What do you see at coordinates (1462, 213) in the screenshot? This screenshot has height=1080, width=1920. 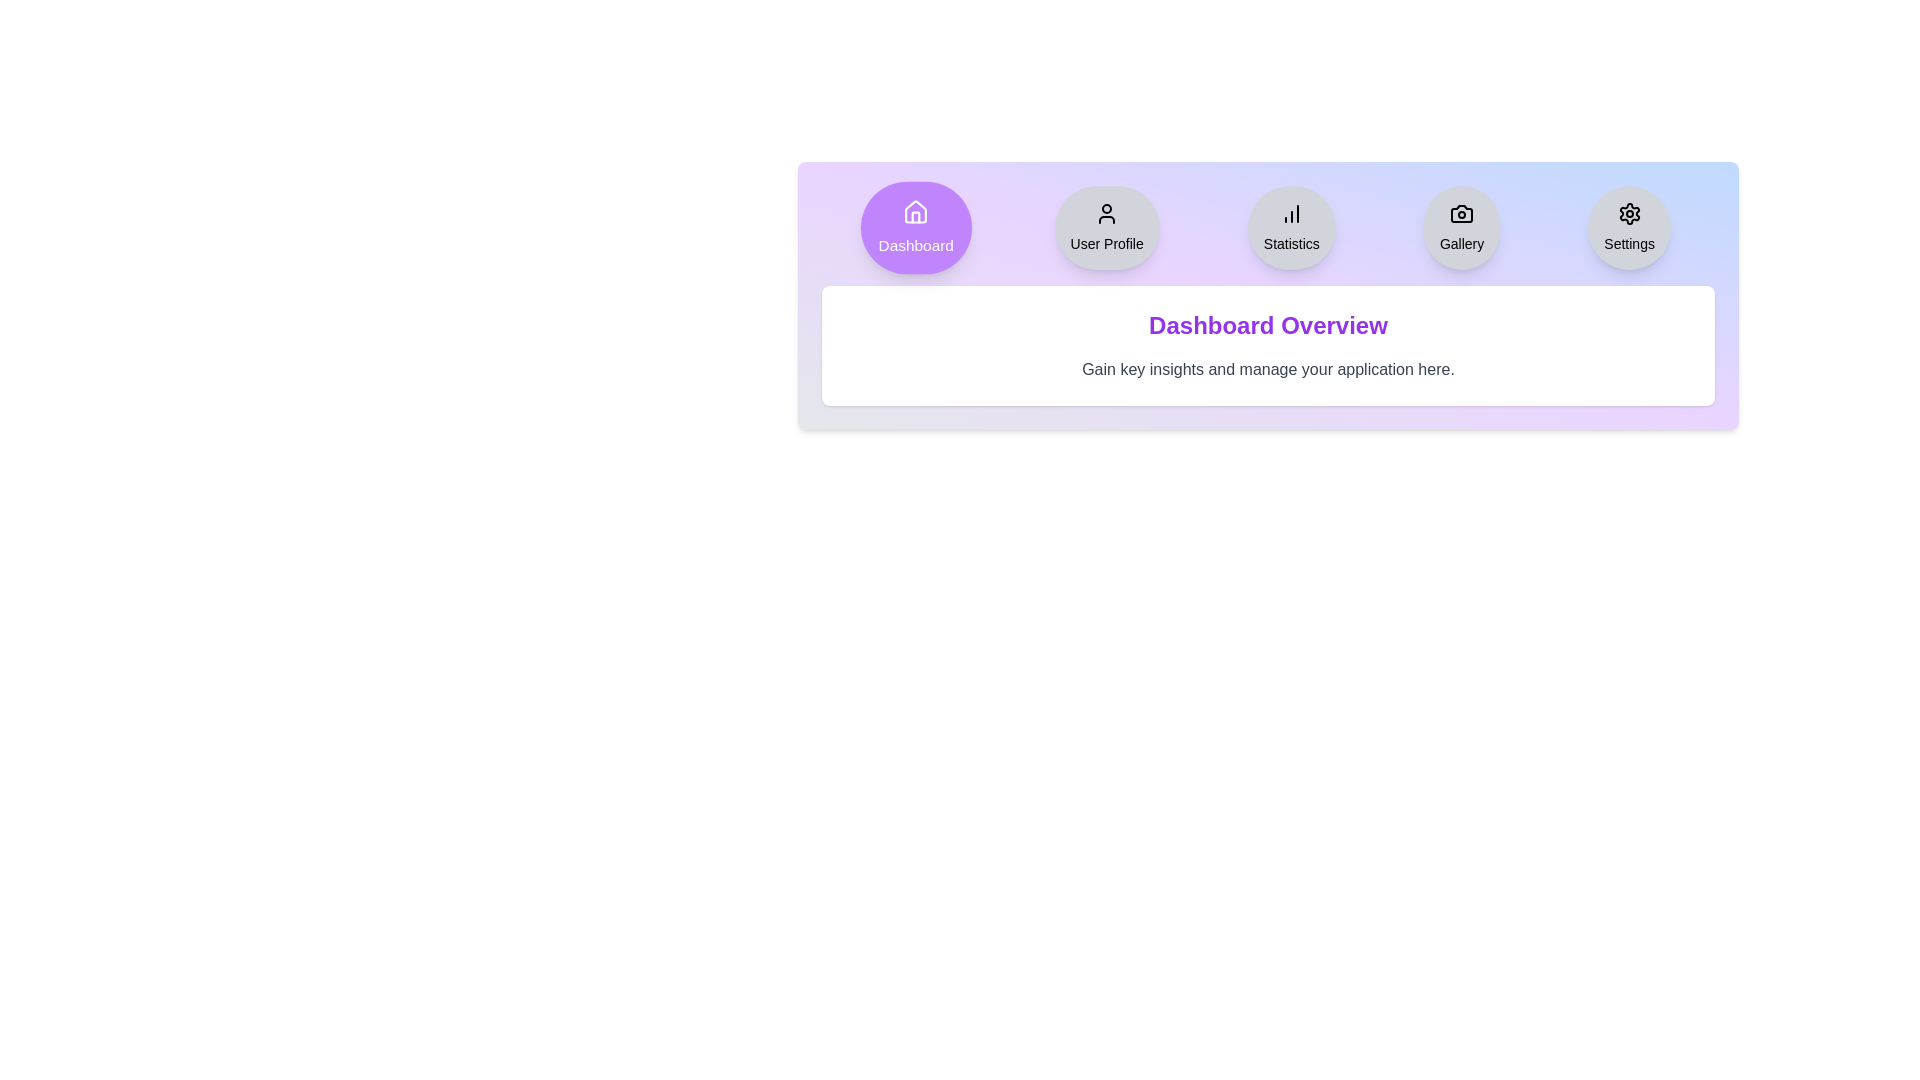 I see `the decorative Icon of the 'Gallery' button located in the top navigation bar` at bounding box center [1462, 213].